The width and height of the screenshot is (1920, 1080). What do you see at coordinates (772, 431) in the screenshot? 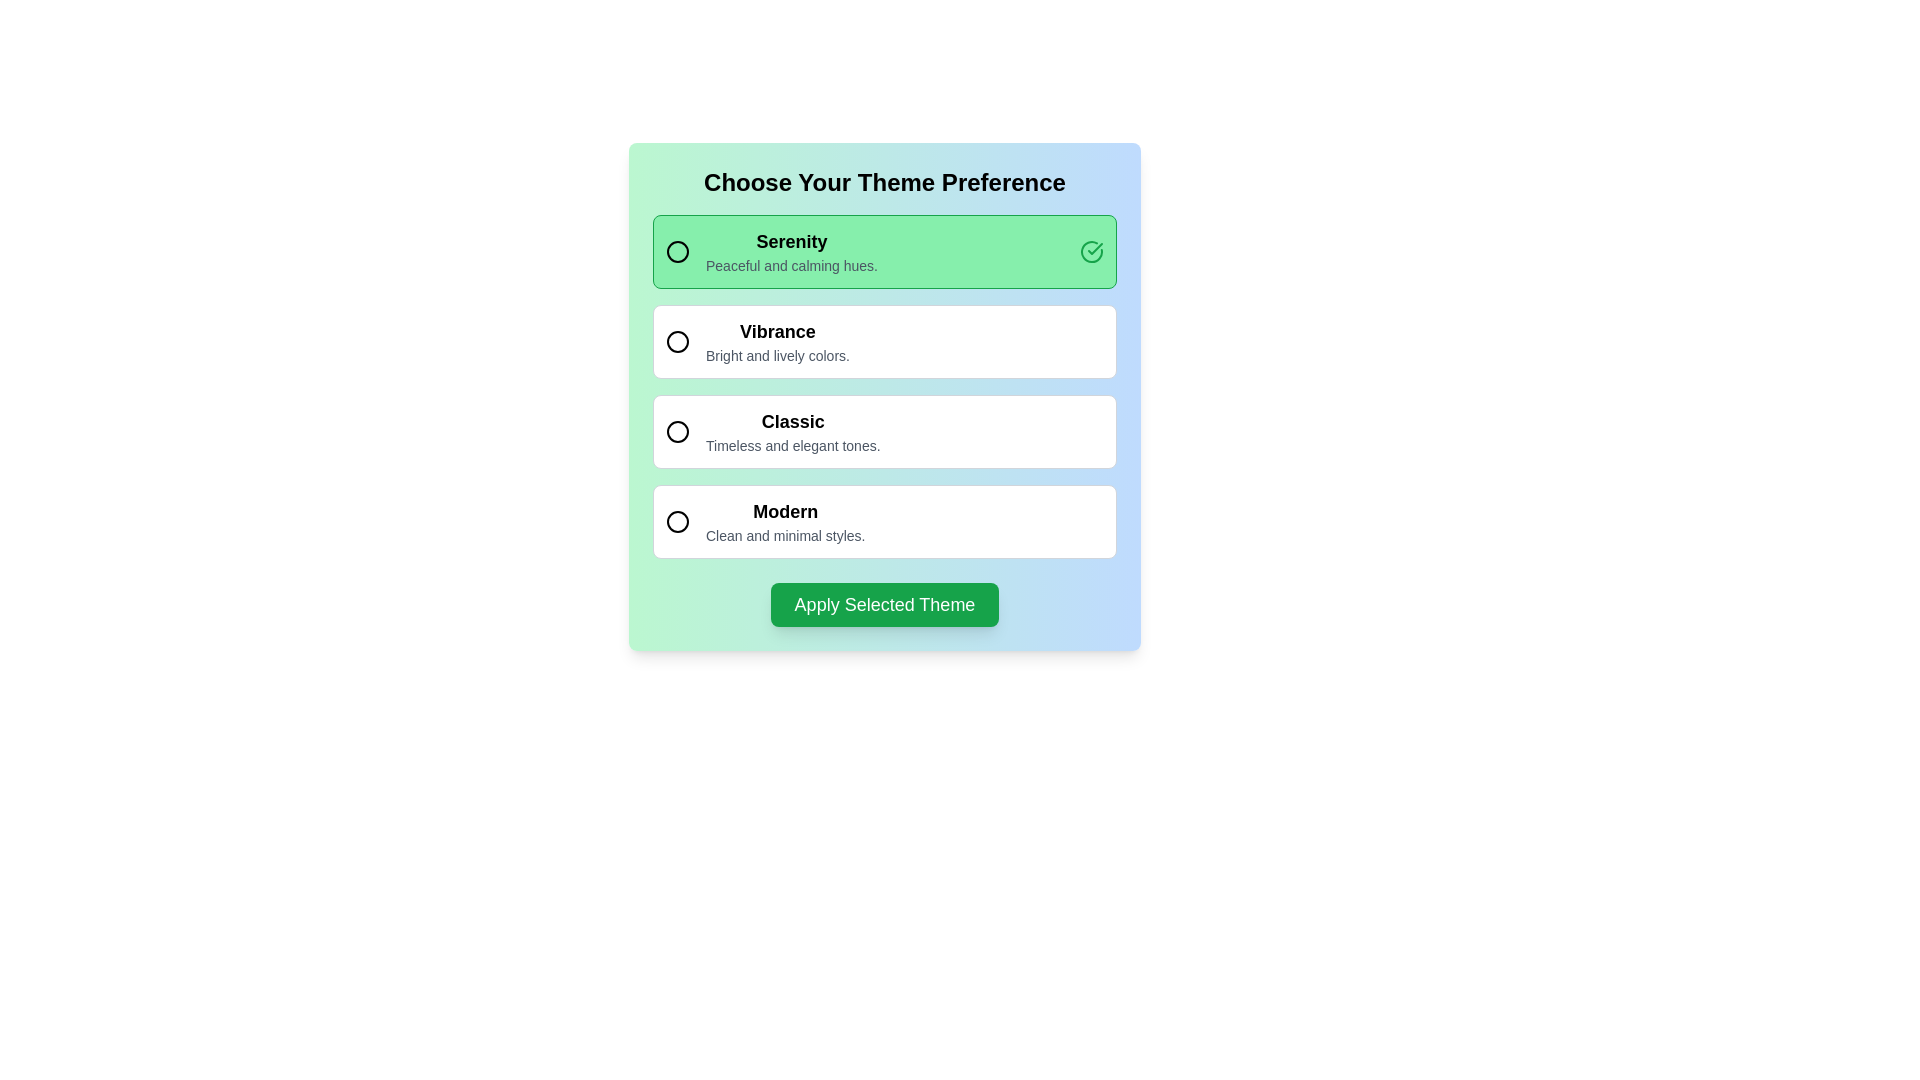
I see `the 'Classic' theme option, which is a radio button and text combo located as the third option in a vertical list of selectable themes` at bounding box center [772, 431].